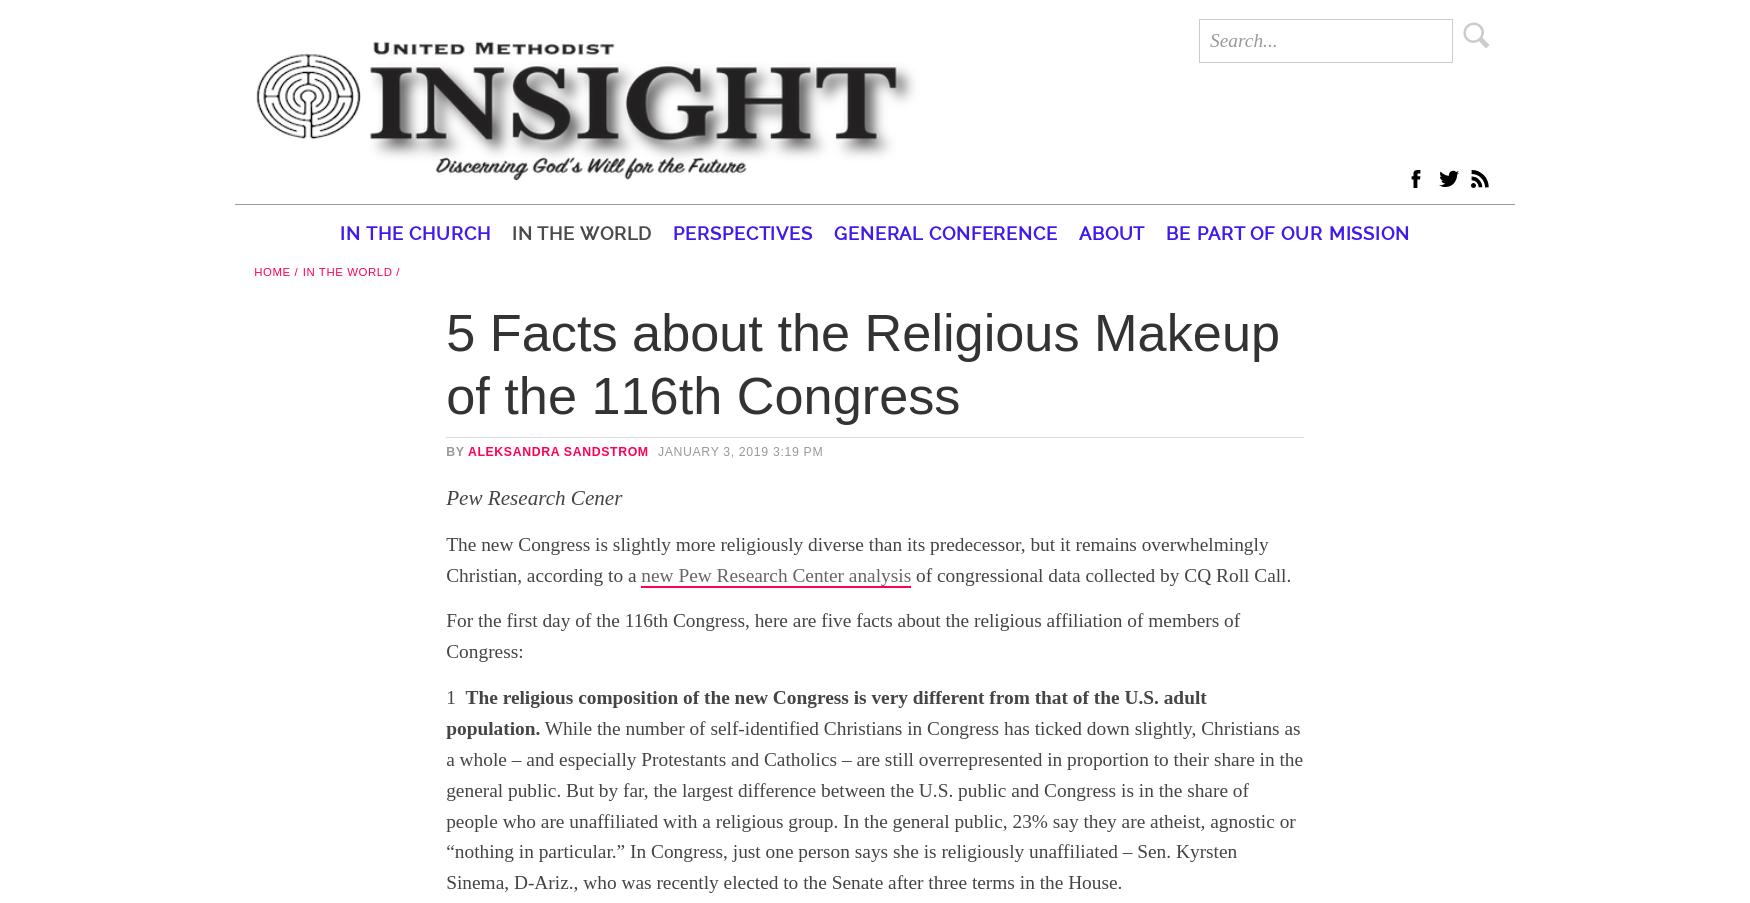  What do you see at coordinates (1607, 173) in the screenshot?
I see `'twitter'` at bounding box center [1607, 173].